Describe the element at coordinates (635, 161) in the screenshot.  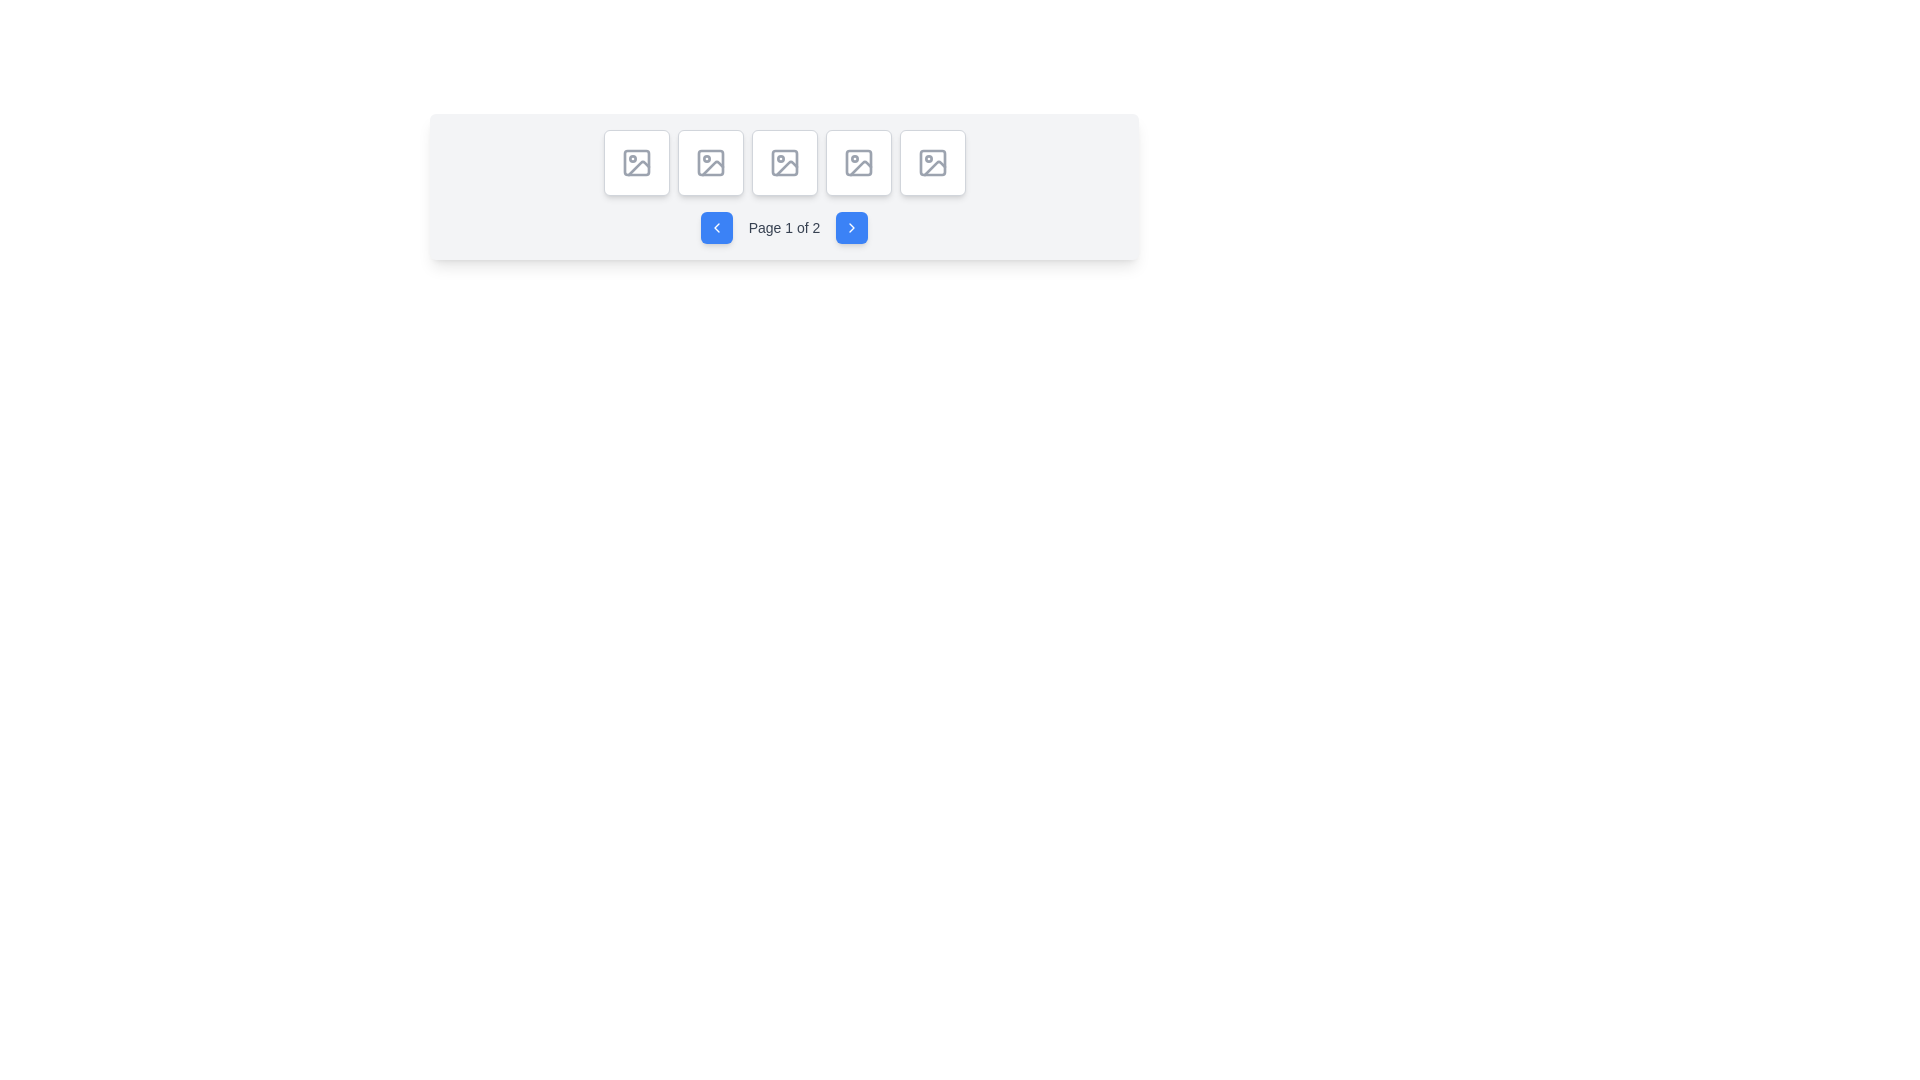
I see `the first selectable button in the navigation bar, which is a white rounded square with a gray landscape icon` at that location.